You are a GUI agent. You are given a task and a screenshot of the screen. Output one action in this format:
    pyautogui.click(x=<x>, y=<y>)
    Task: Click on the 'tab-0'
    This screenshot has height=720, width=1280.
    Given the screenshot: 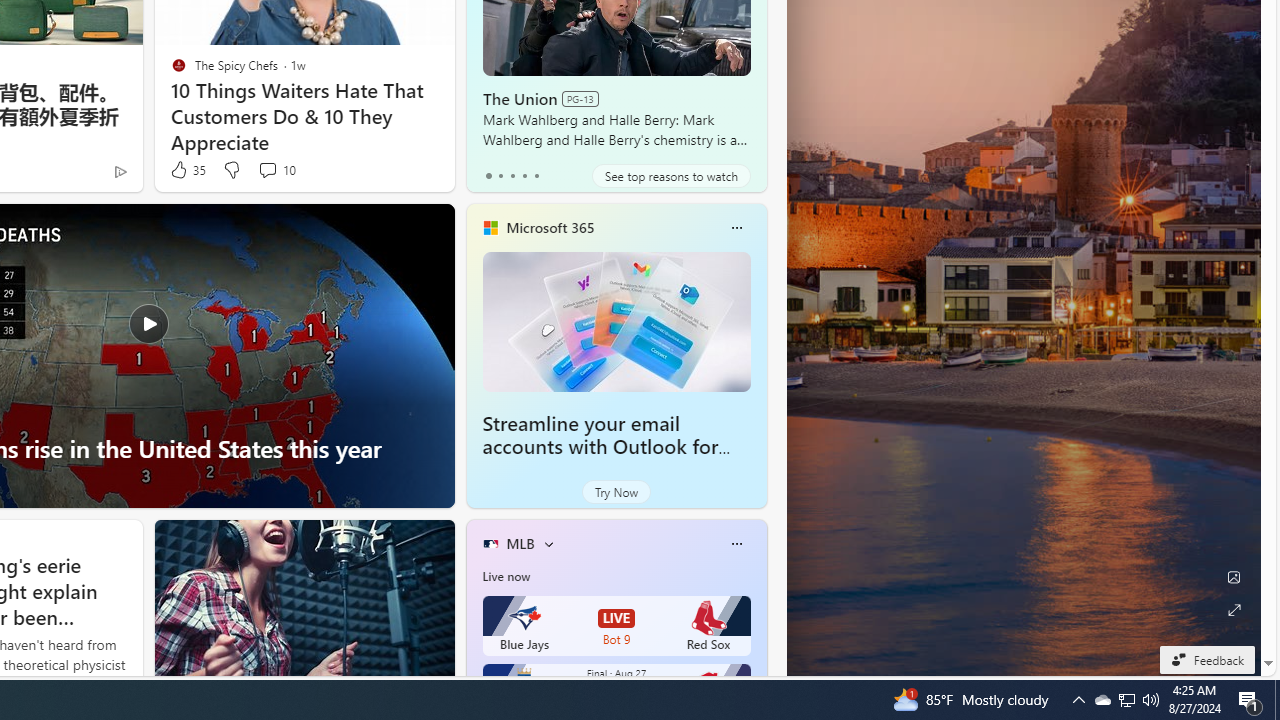 What is the action you would take?
    pyautogui.click(x=488, y=175)
    